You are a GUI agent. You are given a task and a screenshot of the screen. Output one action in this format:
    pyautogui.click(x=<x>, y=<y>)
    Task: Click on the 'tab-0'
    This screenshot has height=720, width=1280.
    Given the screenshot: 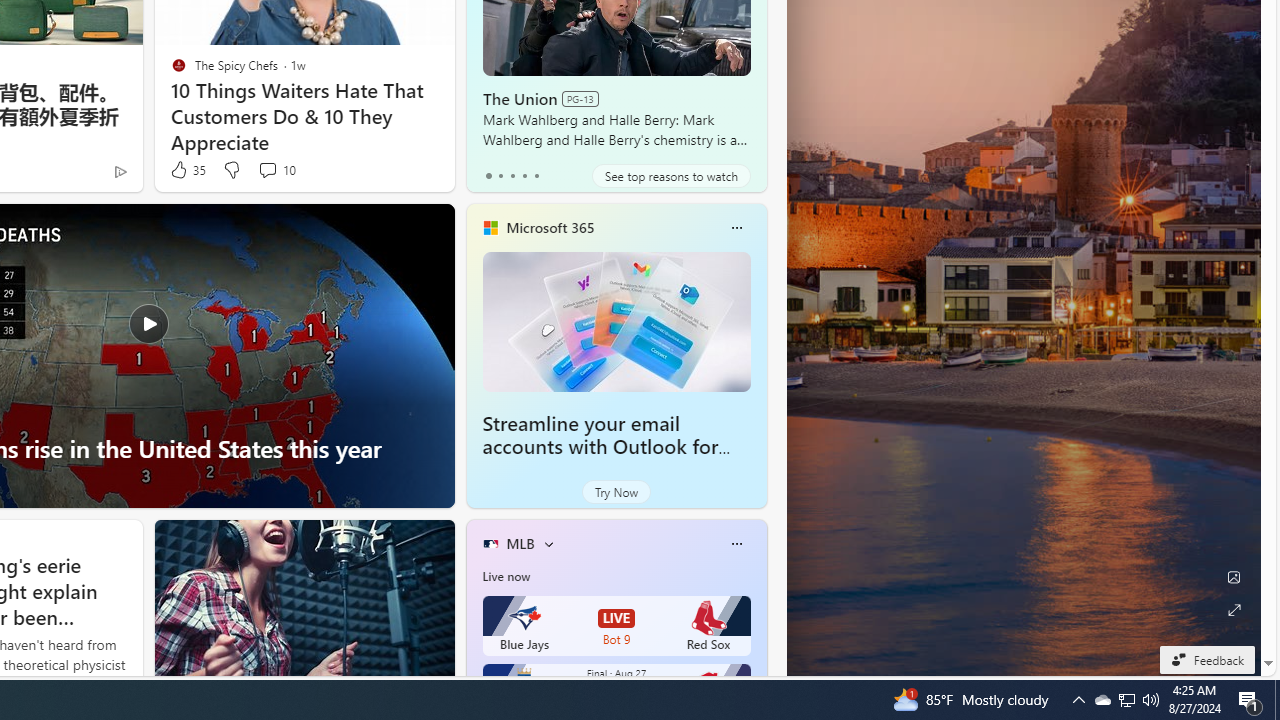 What is the action you would take?
    pyautogui.click(x=488, y=175)
    